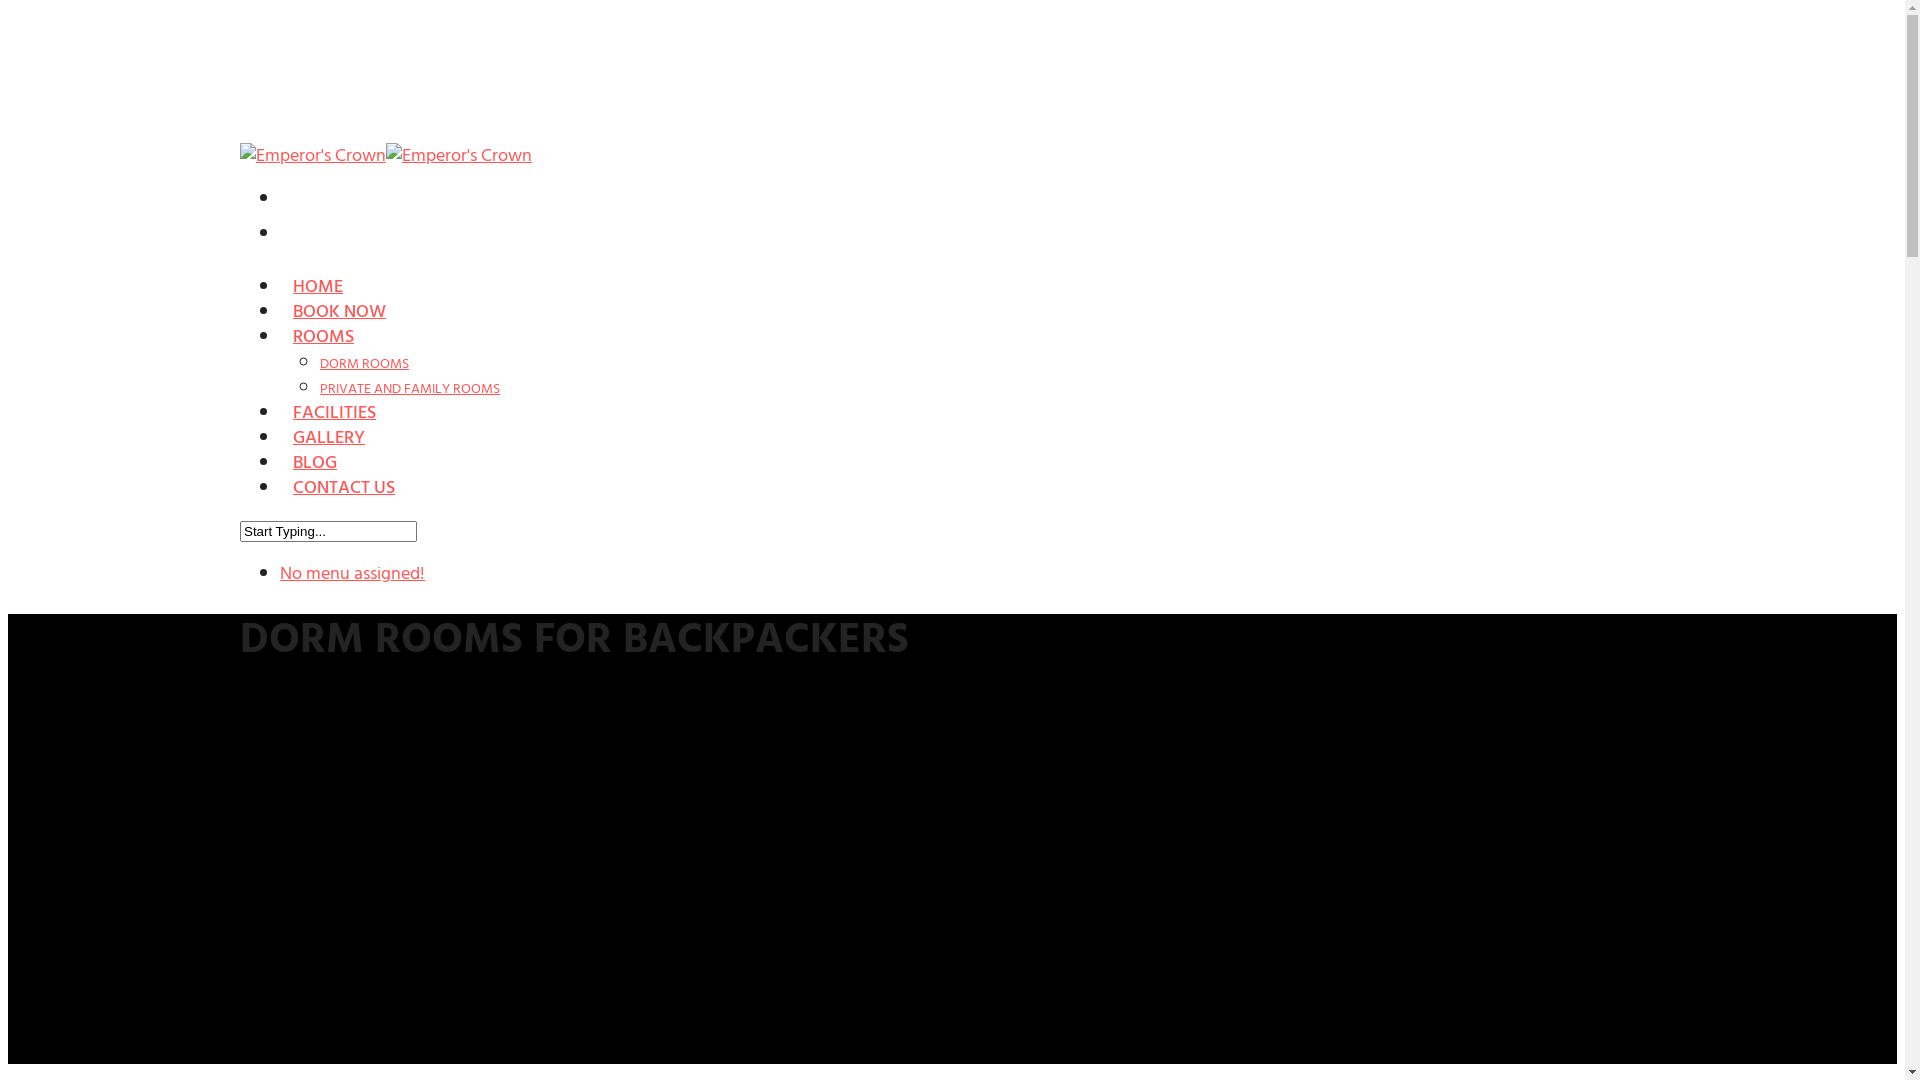  What do you see at coordinates (352, 573) in the screenshot?
I see `'No menu assigned!'` at bounding box center [352, 573].